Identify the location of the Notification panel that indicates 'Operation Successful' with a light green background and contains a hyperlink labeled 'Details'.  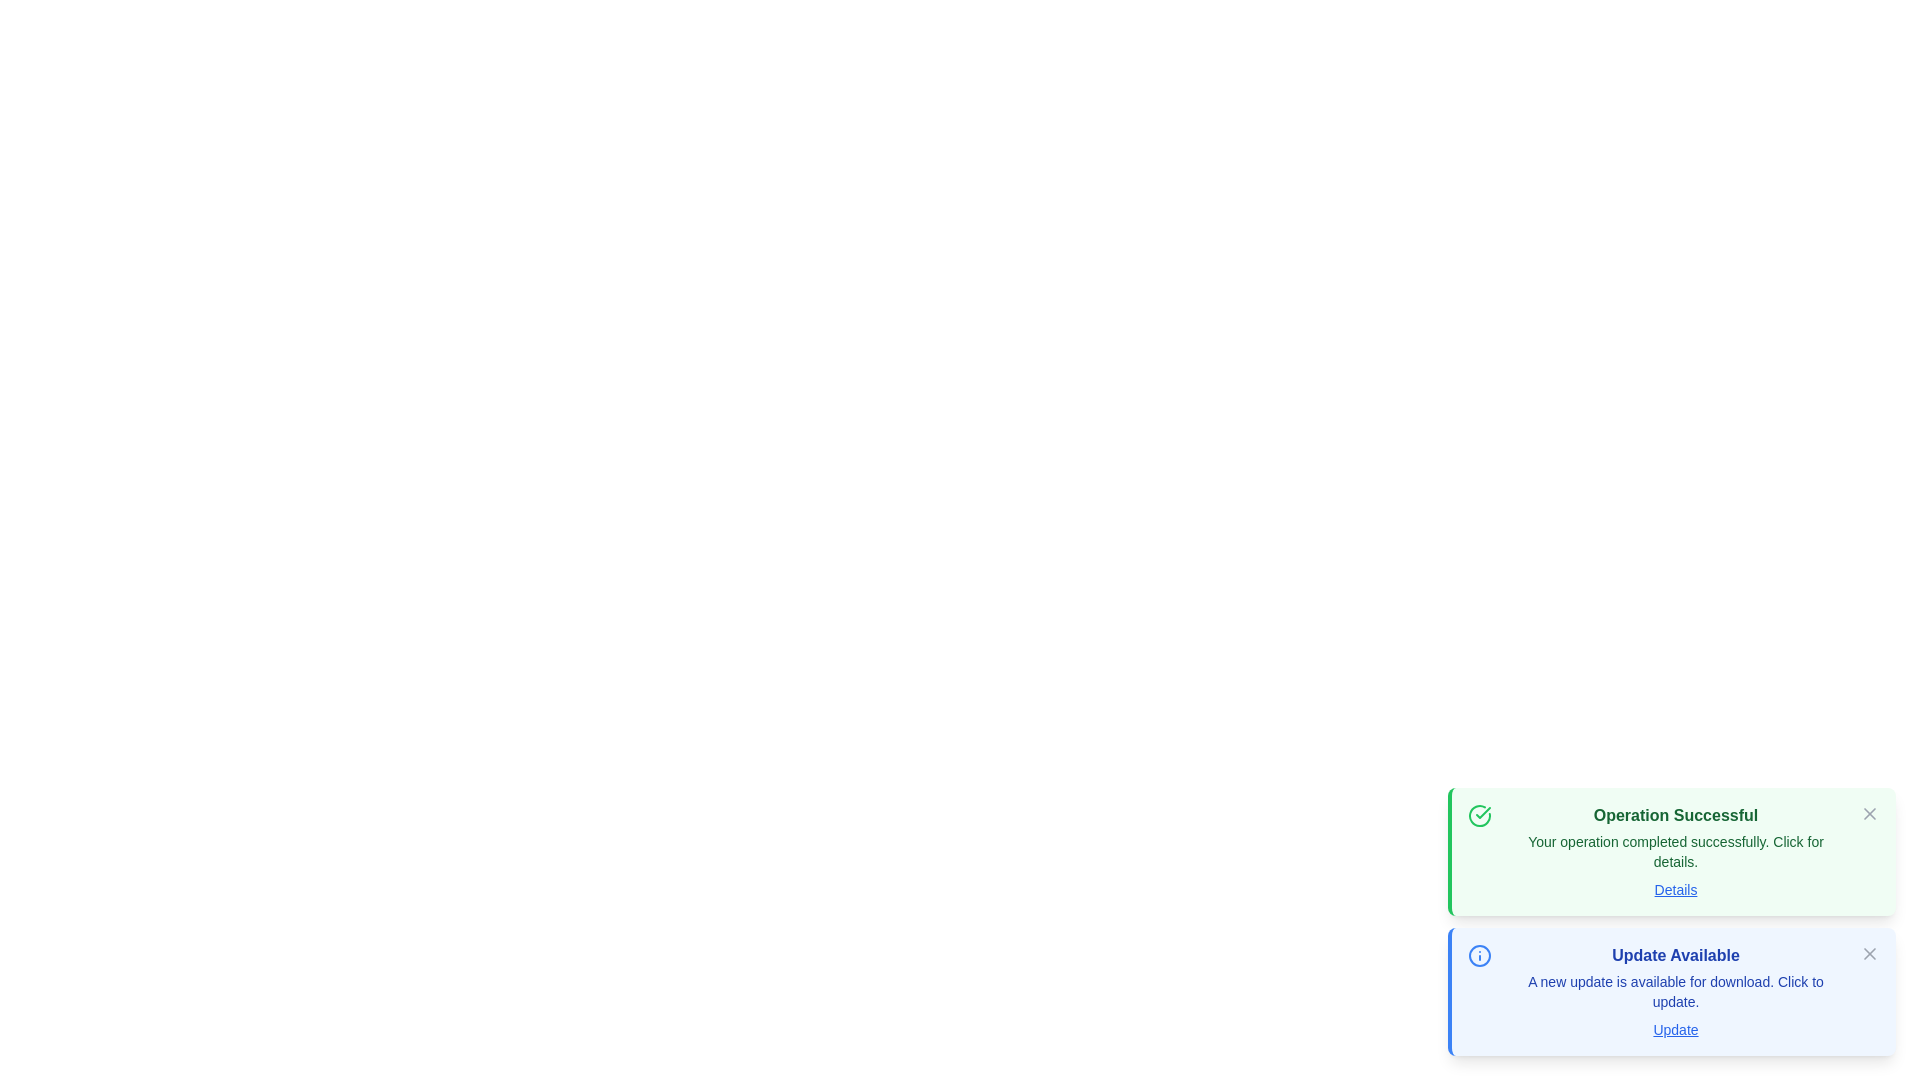
(1675, 852).